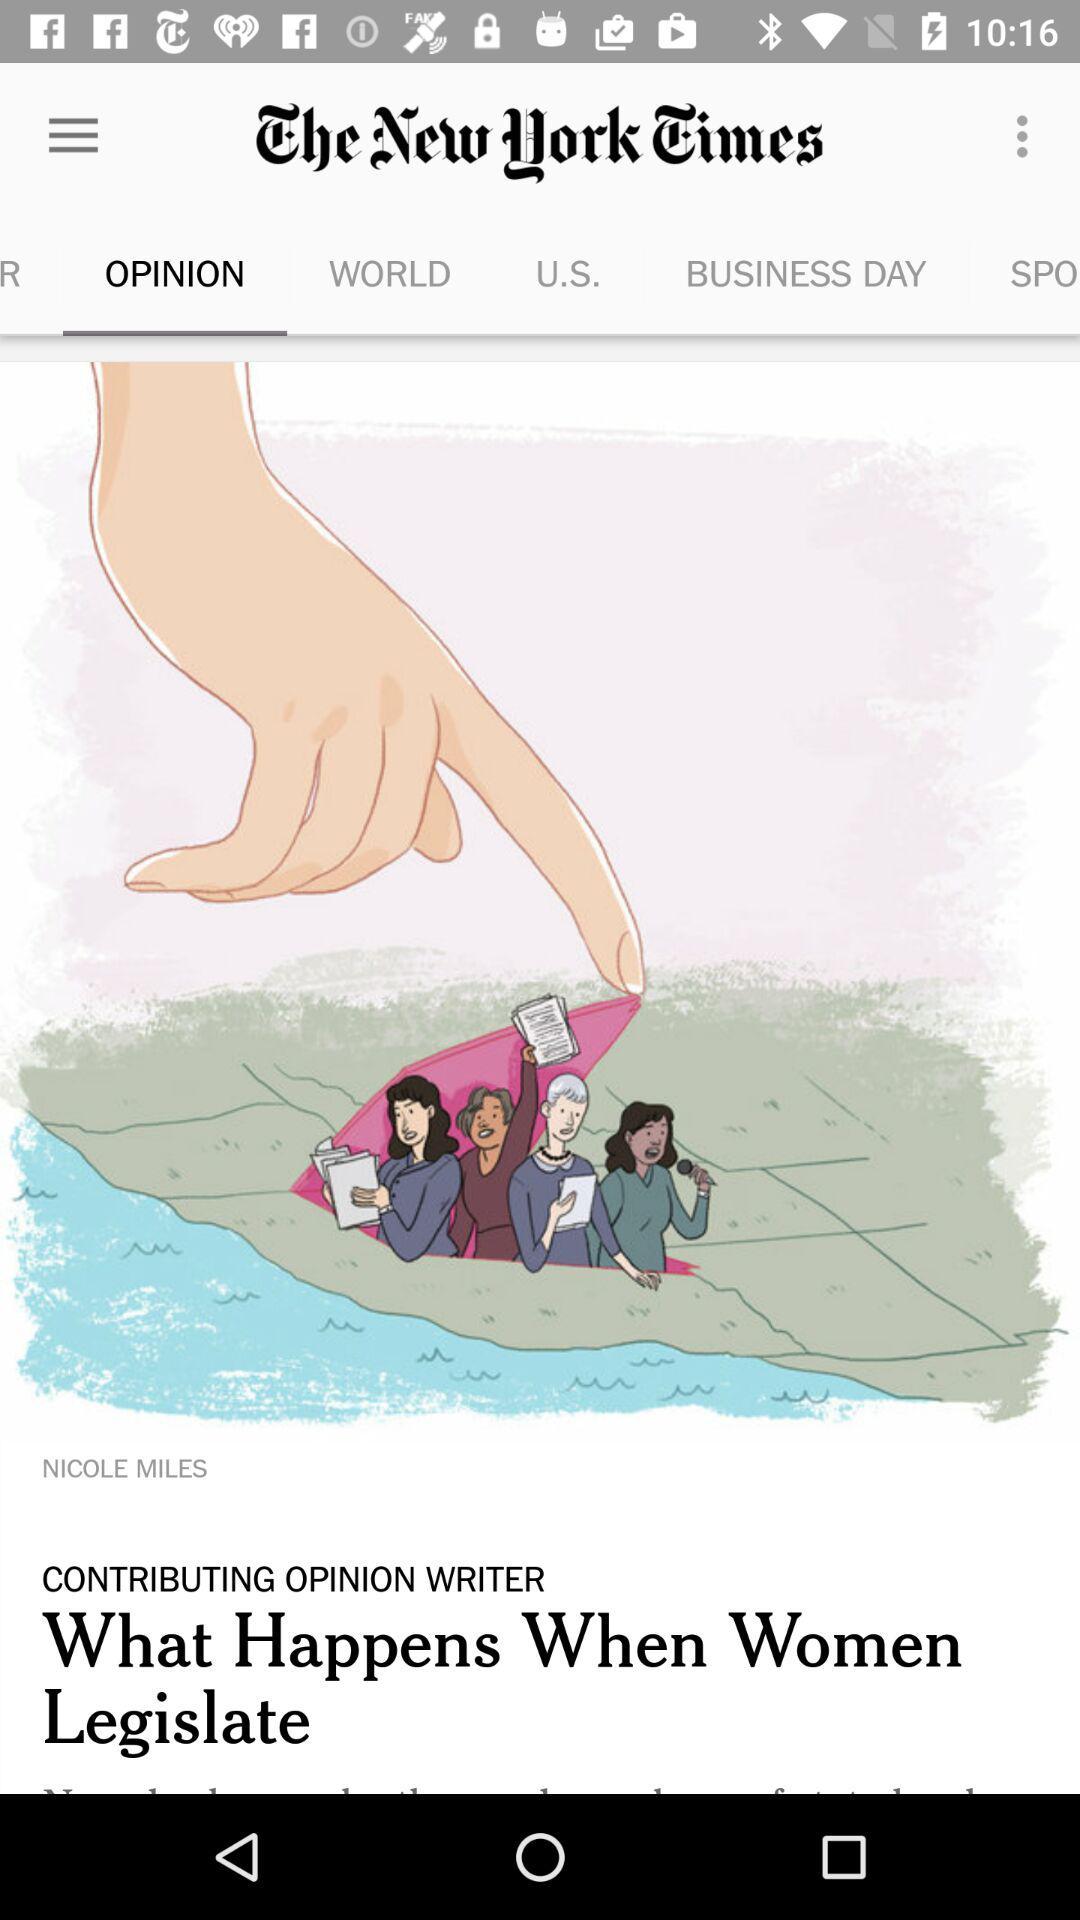  What do you see at coordinates (568, 272) in the screenshot?
I see `icon to the left of business day icon` at bounding box center [568, 272].